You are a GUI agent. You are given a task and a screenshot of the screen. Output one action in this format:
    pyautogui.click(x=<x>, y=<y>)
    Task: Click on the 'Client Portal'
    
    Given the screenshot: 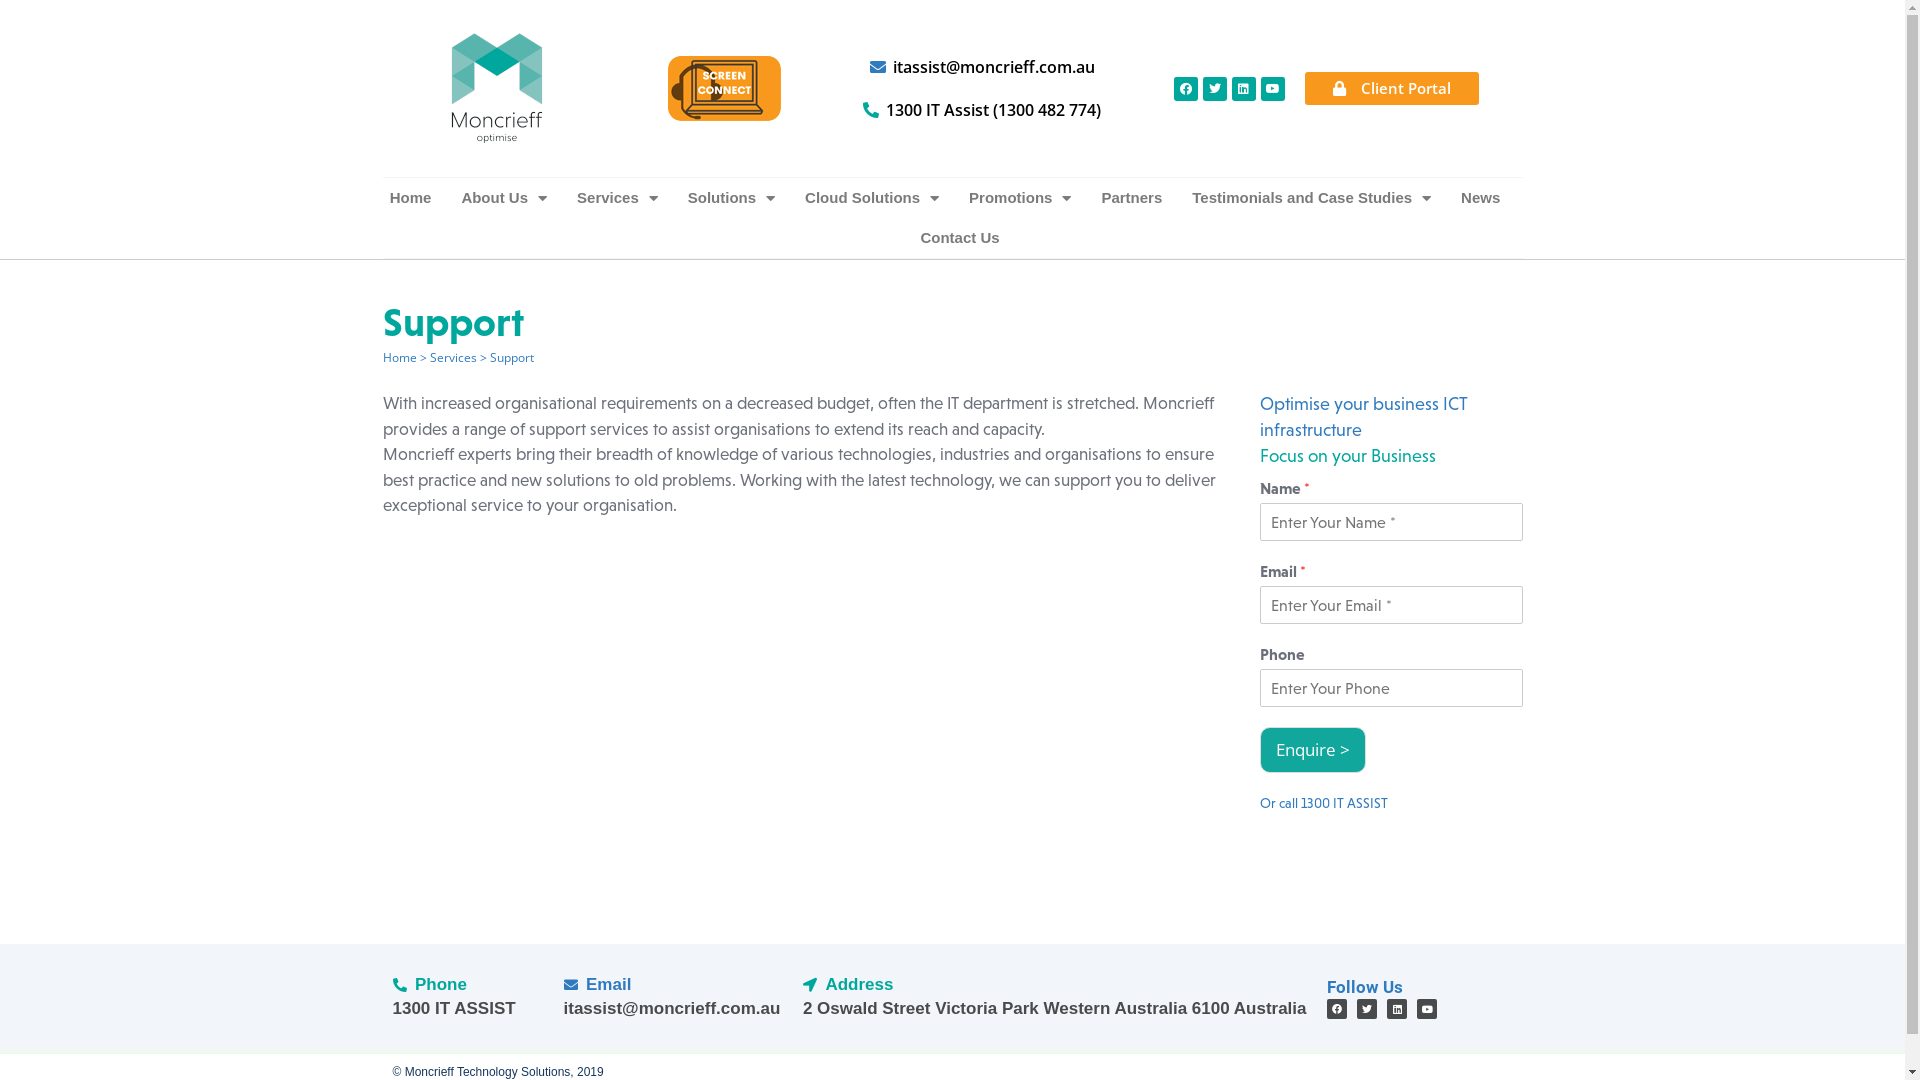 What is the action you would take?
    pyautogui.click(x=1304, y=87)
    